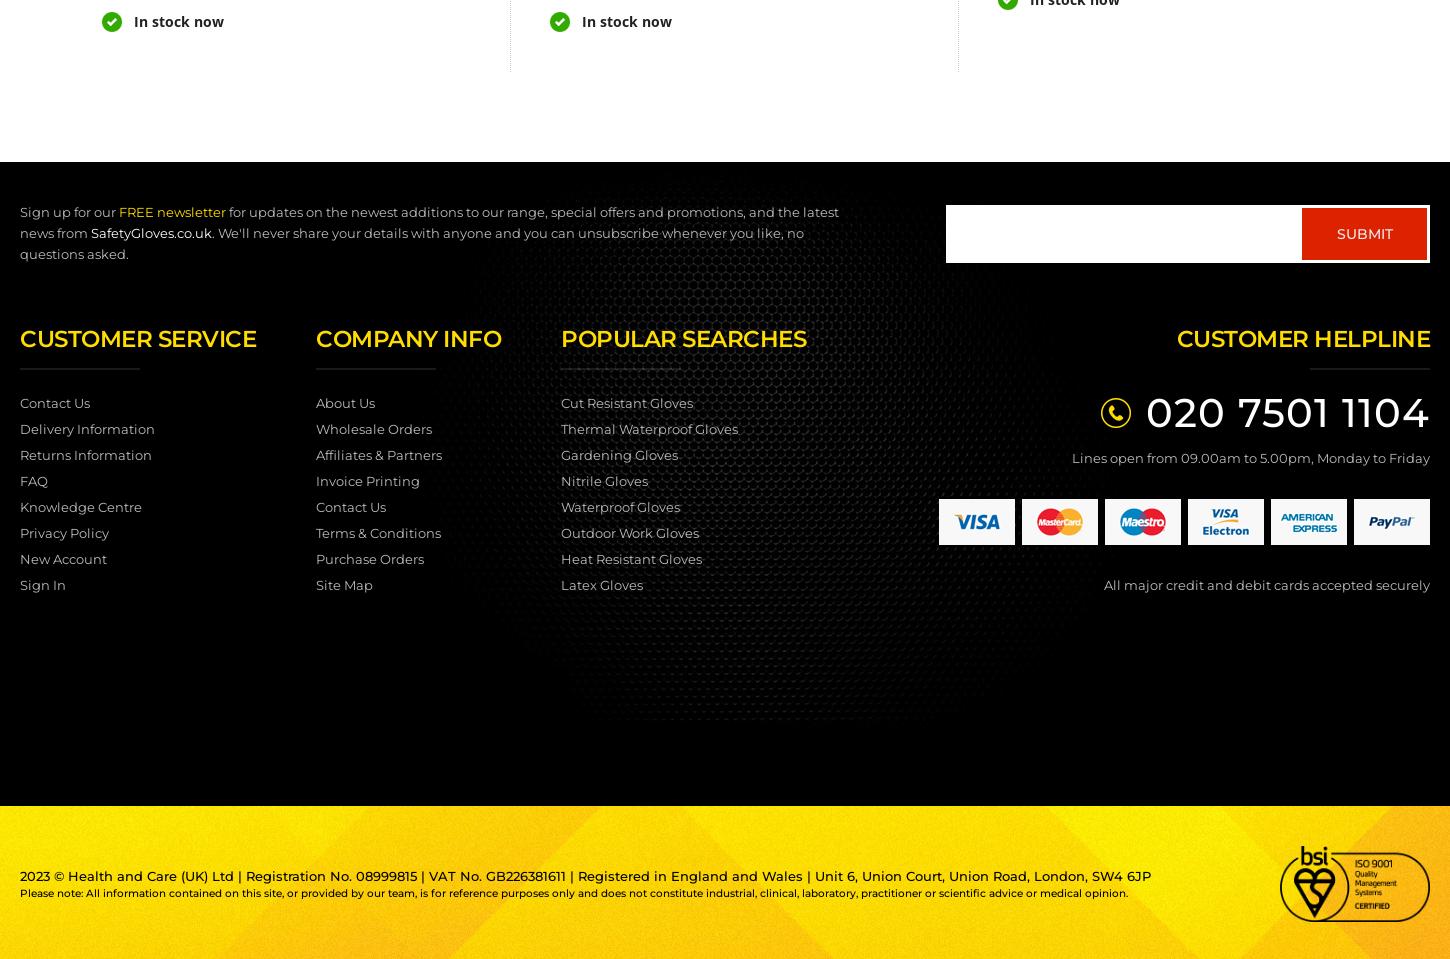 The width and height of the screenshot is (1450, 959). Describe the element at coordinates (619, 505) in the screenshot. I see `'Waterproof Gloves'` at that location.